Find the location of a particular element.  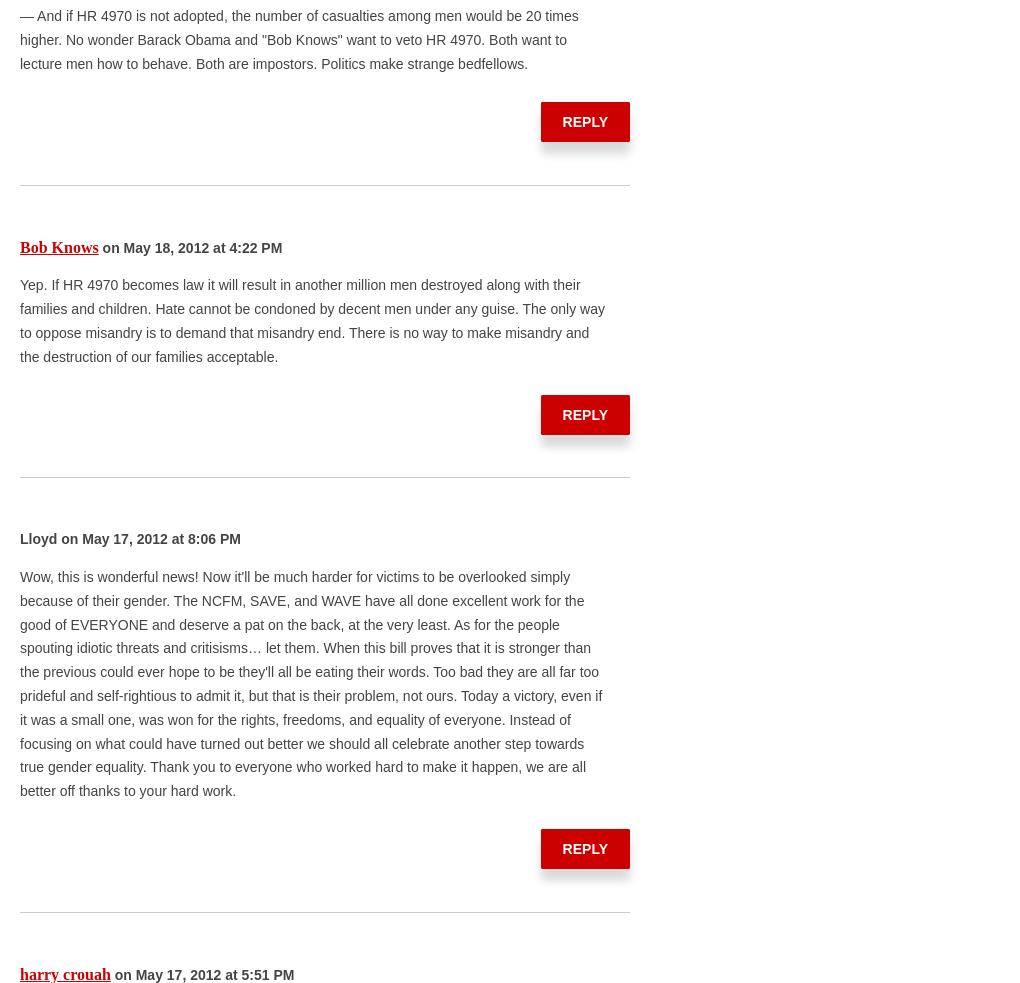

'Lloyd on May 17, 2012 at 8:06 PM' is located at coordinates (130, 538).